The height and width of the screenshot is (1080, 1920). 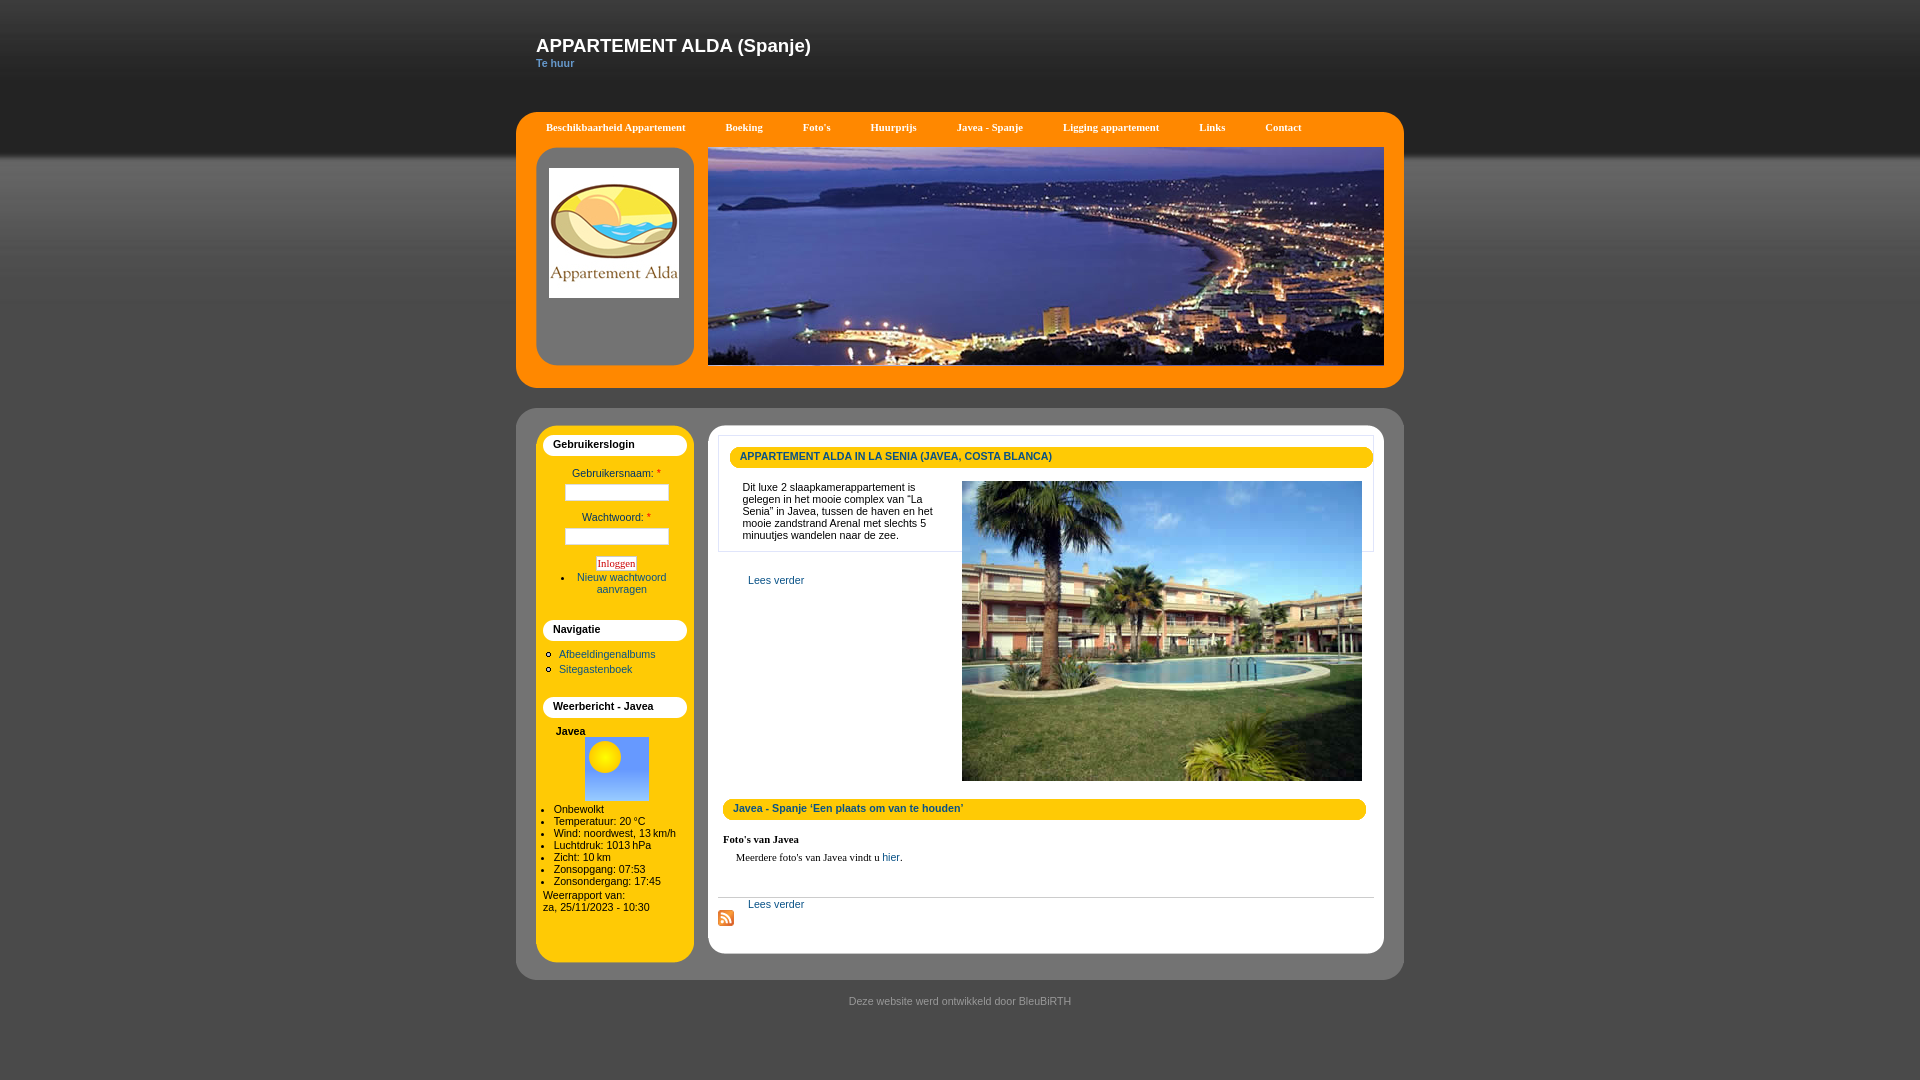 I want to click on 'Huurprijs', so click(x=850, y=127).